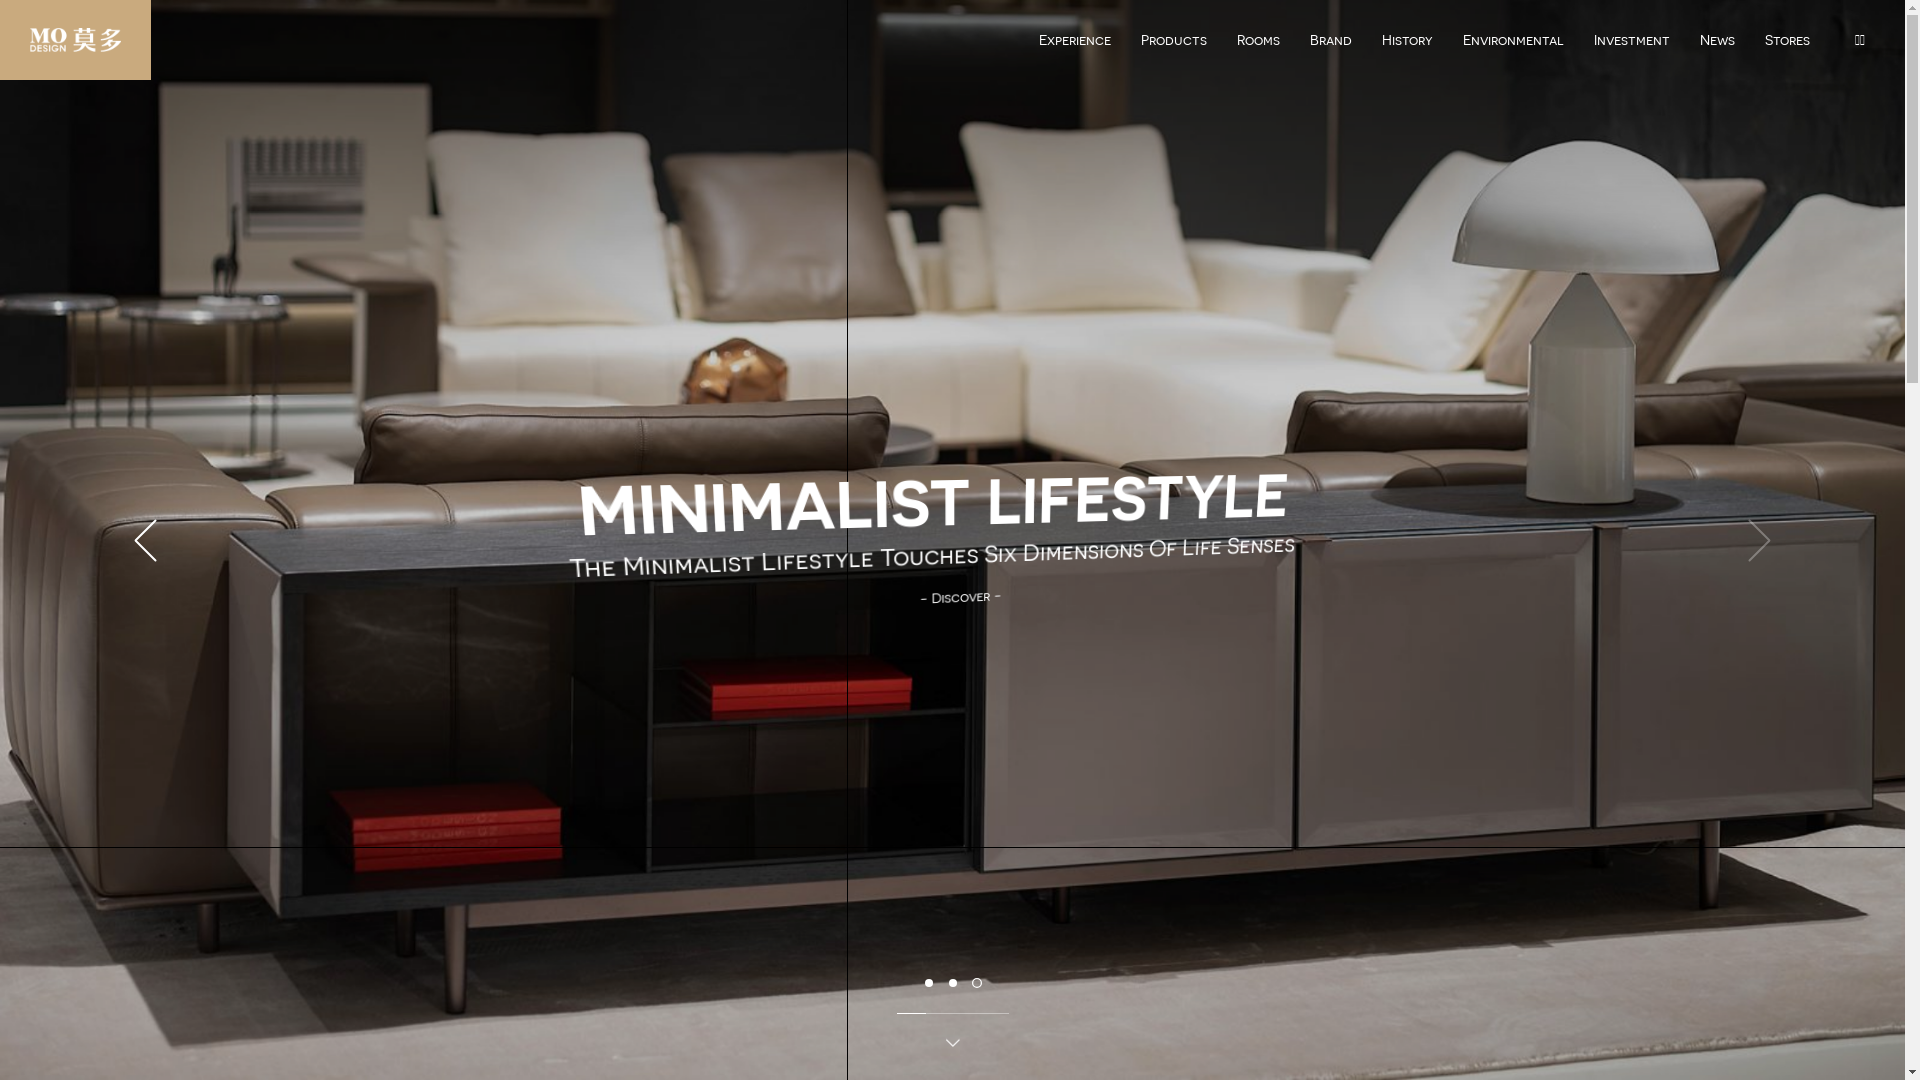 This screenshot has height=1080, width=1920. I want to click on 'Environmental', so click(1448, 33).